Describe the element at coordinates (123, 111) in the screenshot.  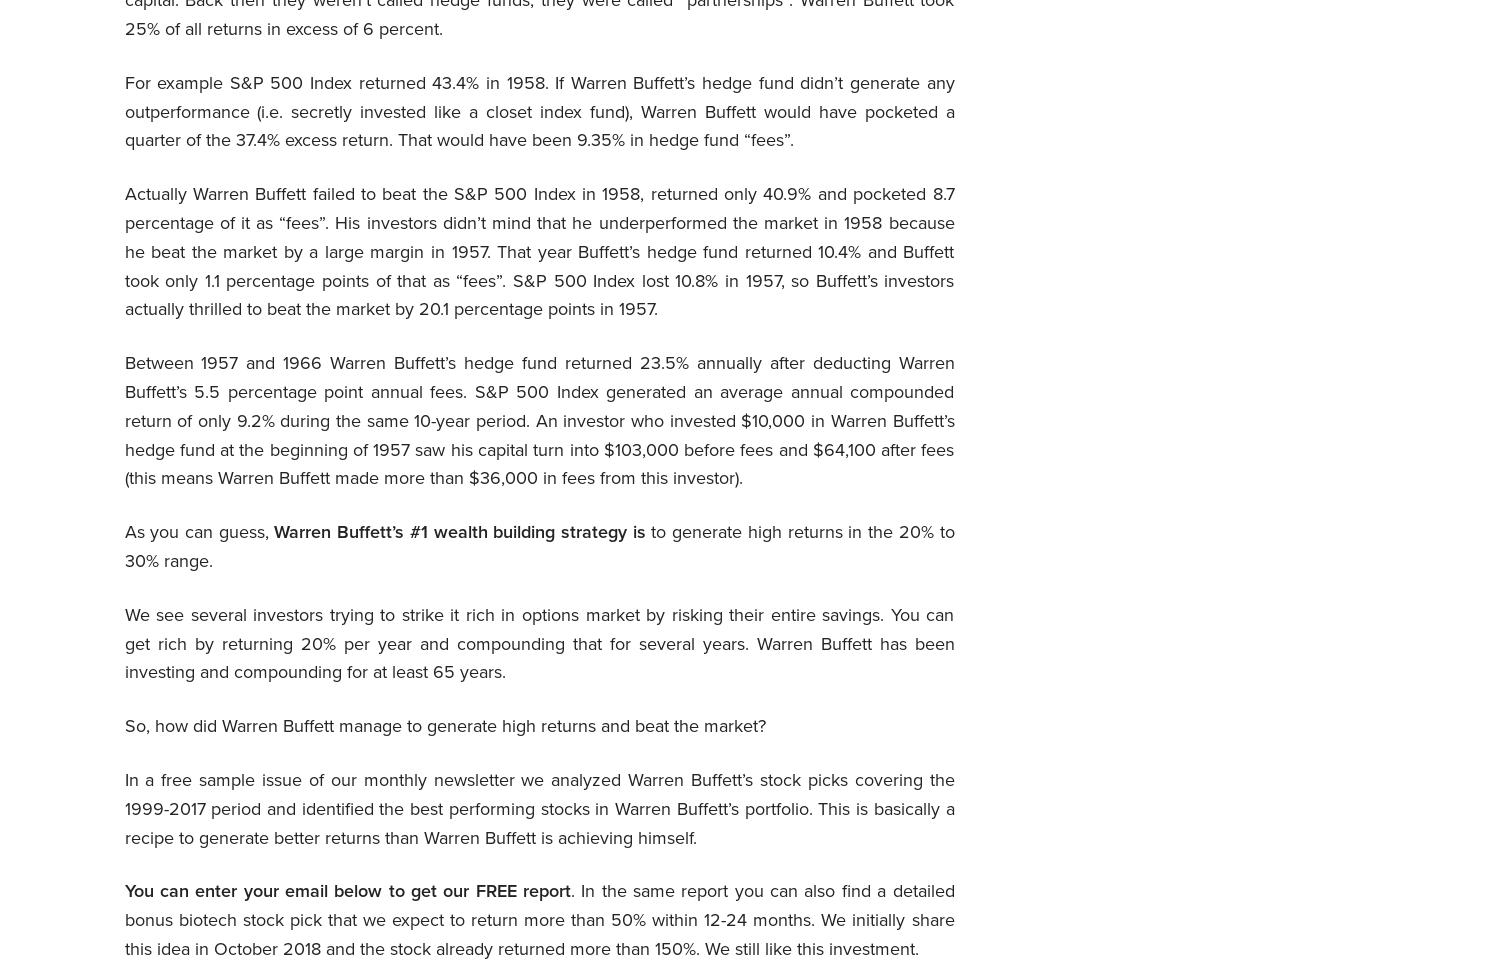
I see `'For example S&P 500 Index returned 43.4% in 1958. If Warren Buffett’s hedge fund didn’t generate any outperformance (i.e. secretly invested like a closet index fund), Warren Buffett would have pocketed a quarter of the 37.4% excess return. That would have been 9.35% in hedge fund “fees”.'` at that location.